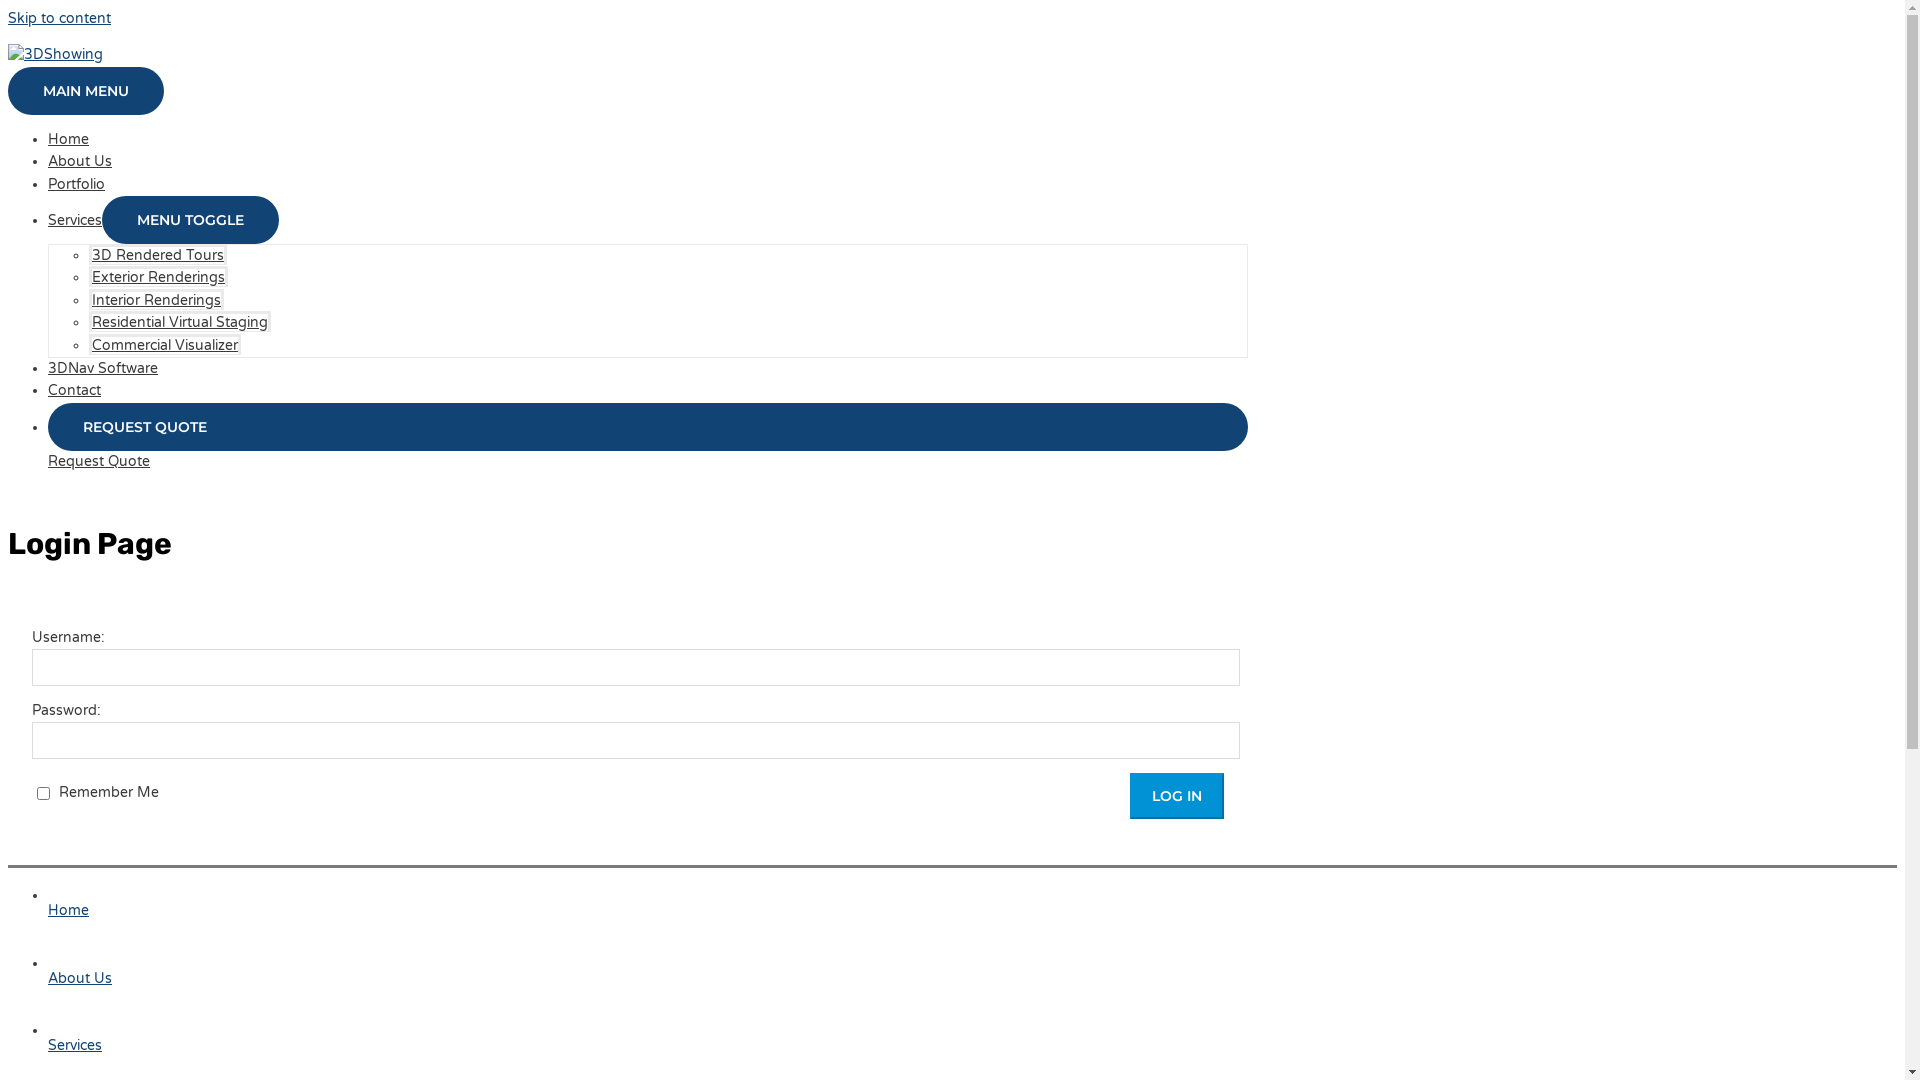 This screenshot has height=1080, width=1920. Describe the element at coordinates (648, 1035) in the screenshot. I see `'Services'` at that location.